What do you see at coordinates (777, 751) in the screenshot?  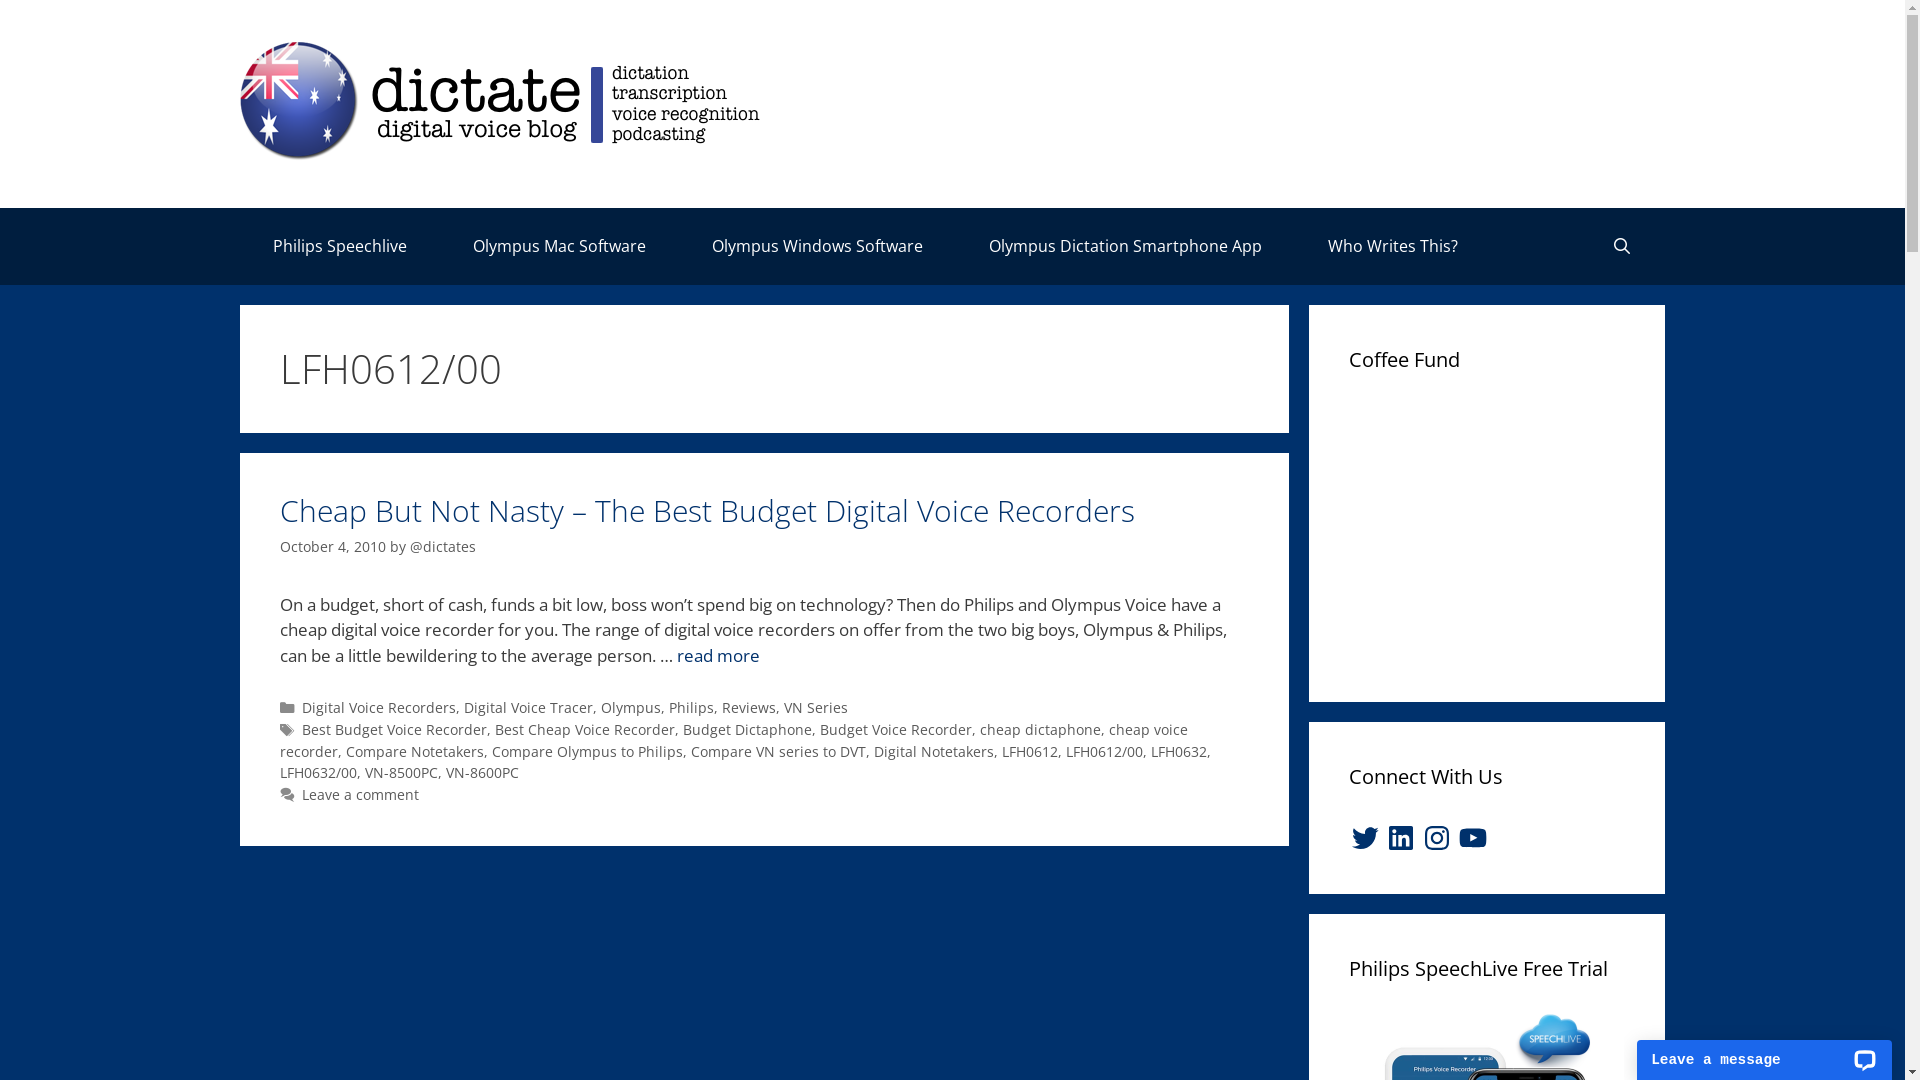 I see `'Compare VN series to DVT'` at bounding box center [777, 751].